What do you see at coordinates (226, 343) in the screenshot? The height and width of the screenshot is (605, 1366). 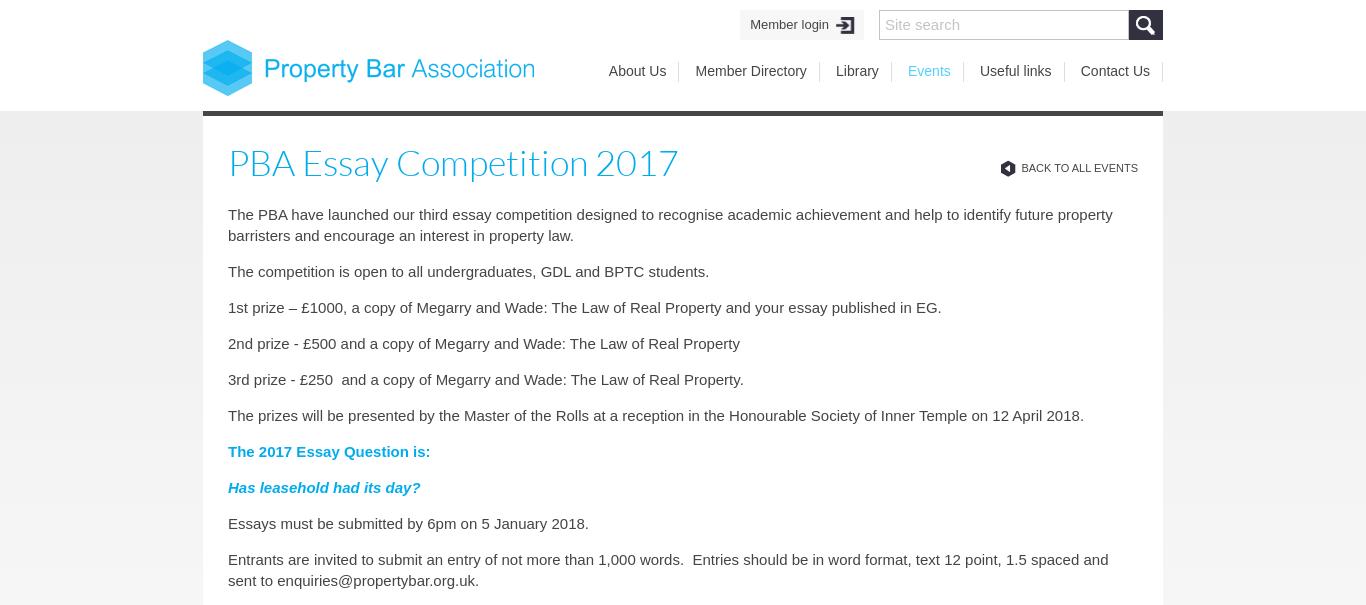 I see `'2nd prize - £500 and a copy of Megarry and Wade: The Law of Real Property'` at bounding box center [226, 343].